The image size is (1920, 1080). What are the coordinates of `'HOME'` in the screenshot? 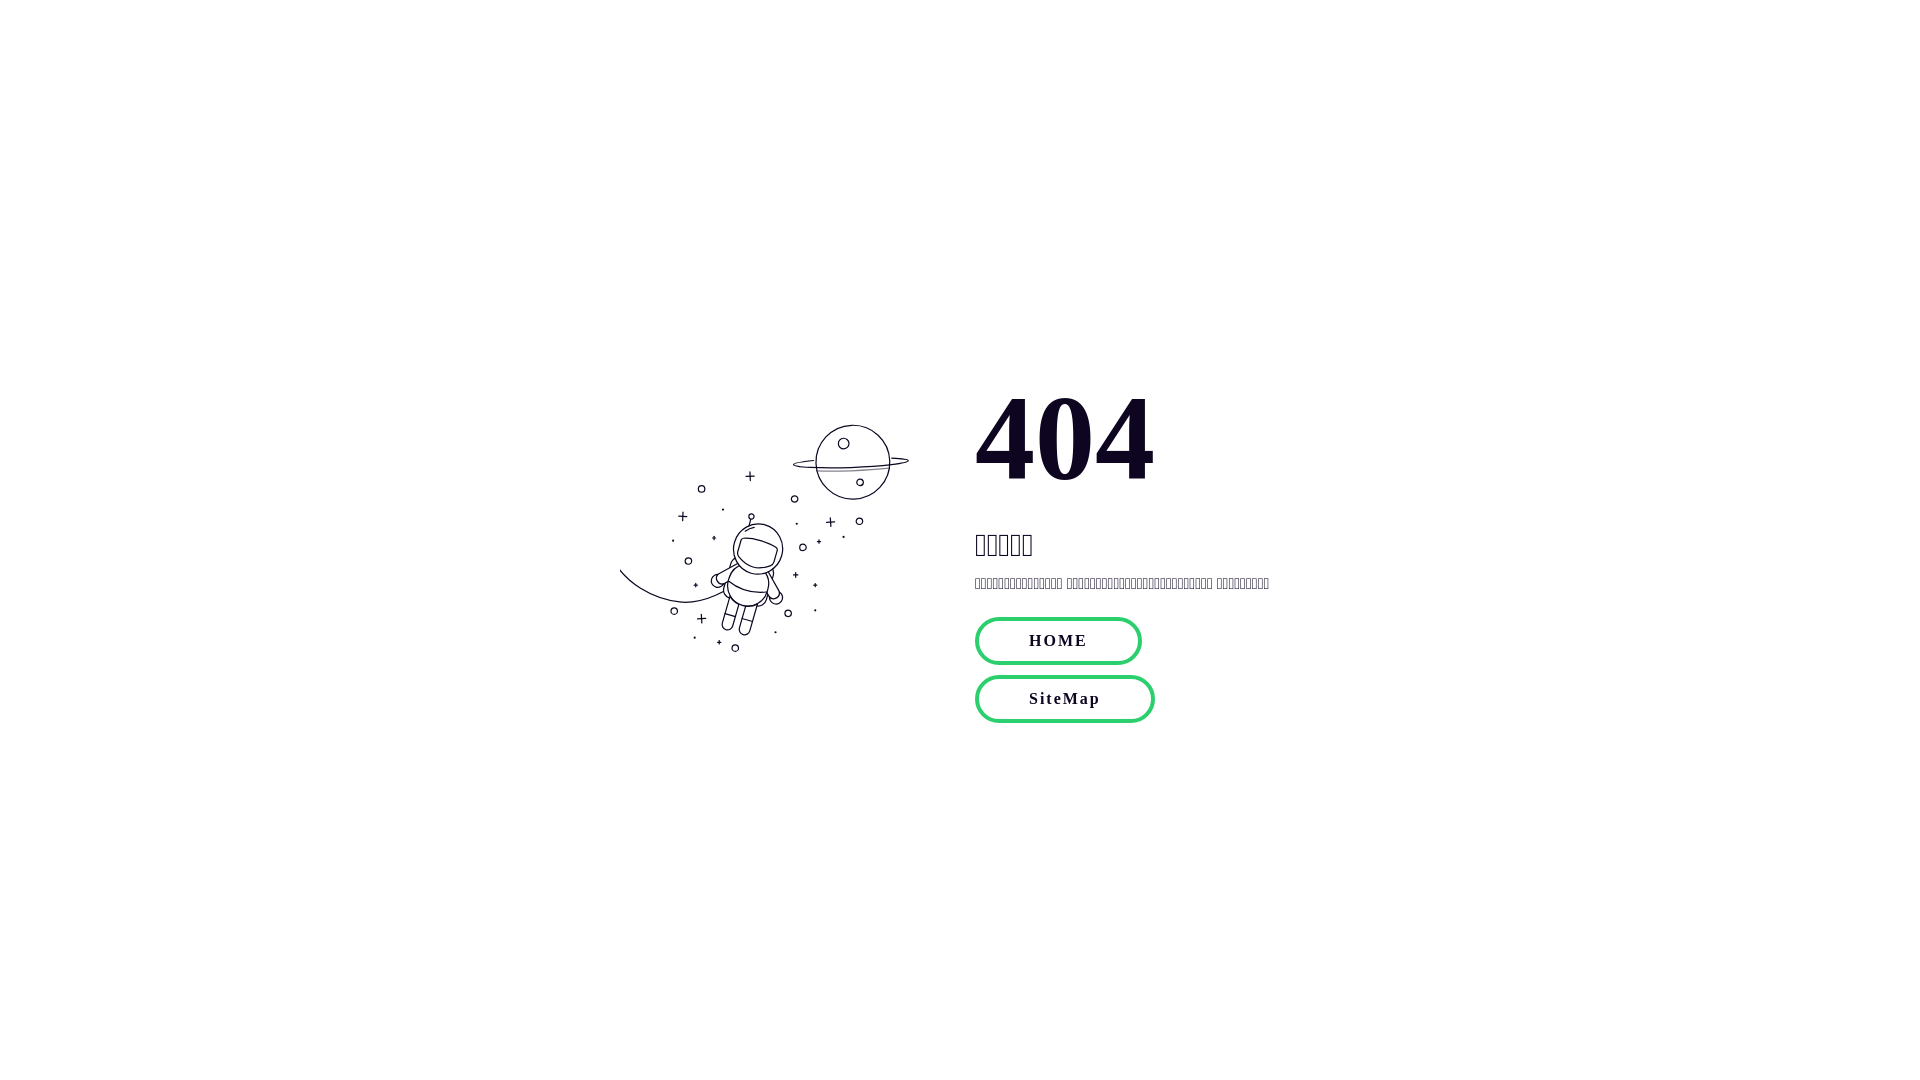 It's located at (1057, 639).